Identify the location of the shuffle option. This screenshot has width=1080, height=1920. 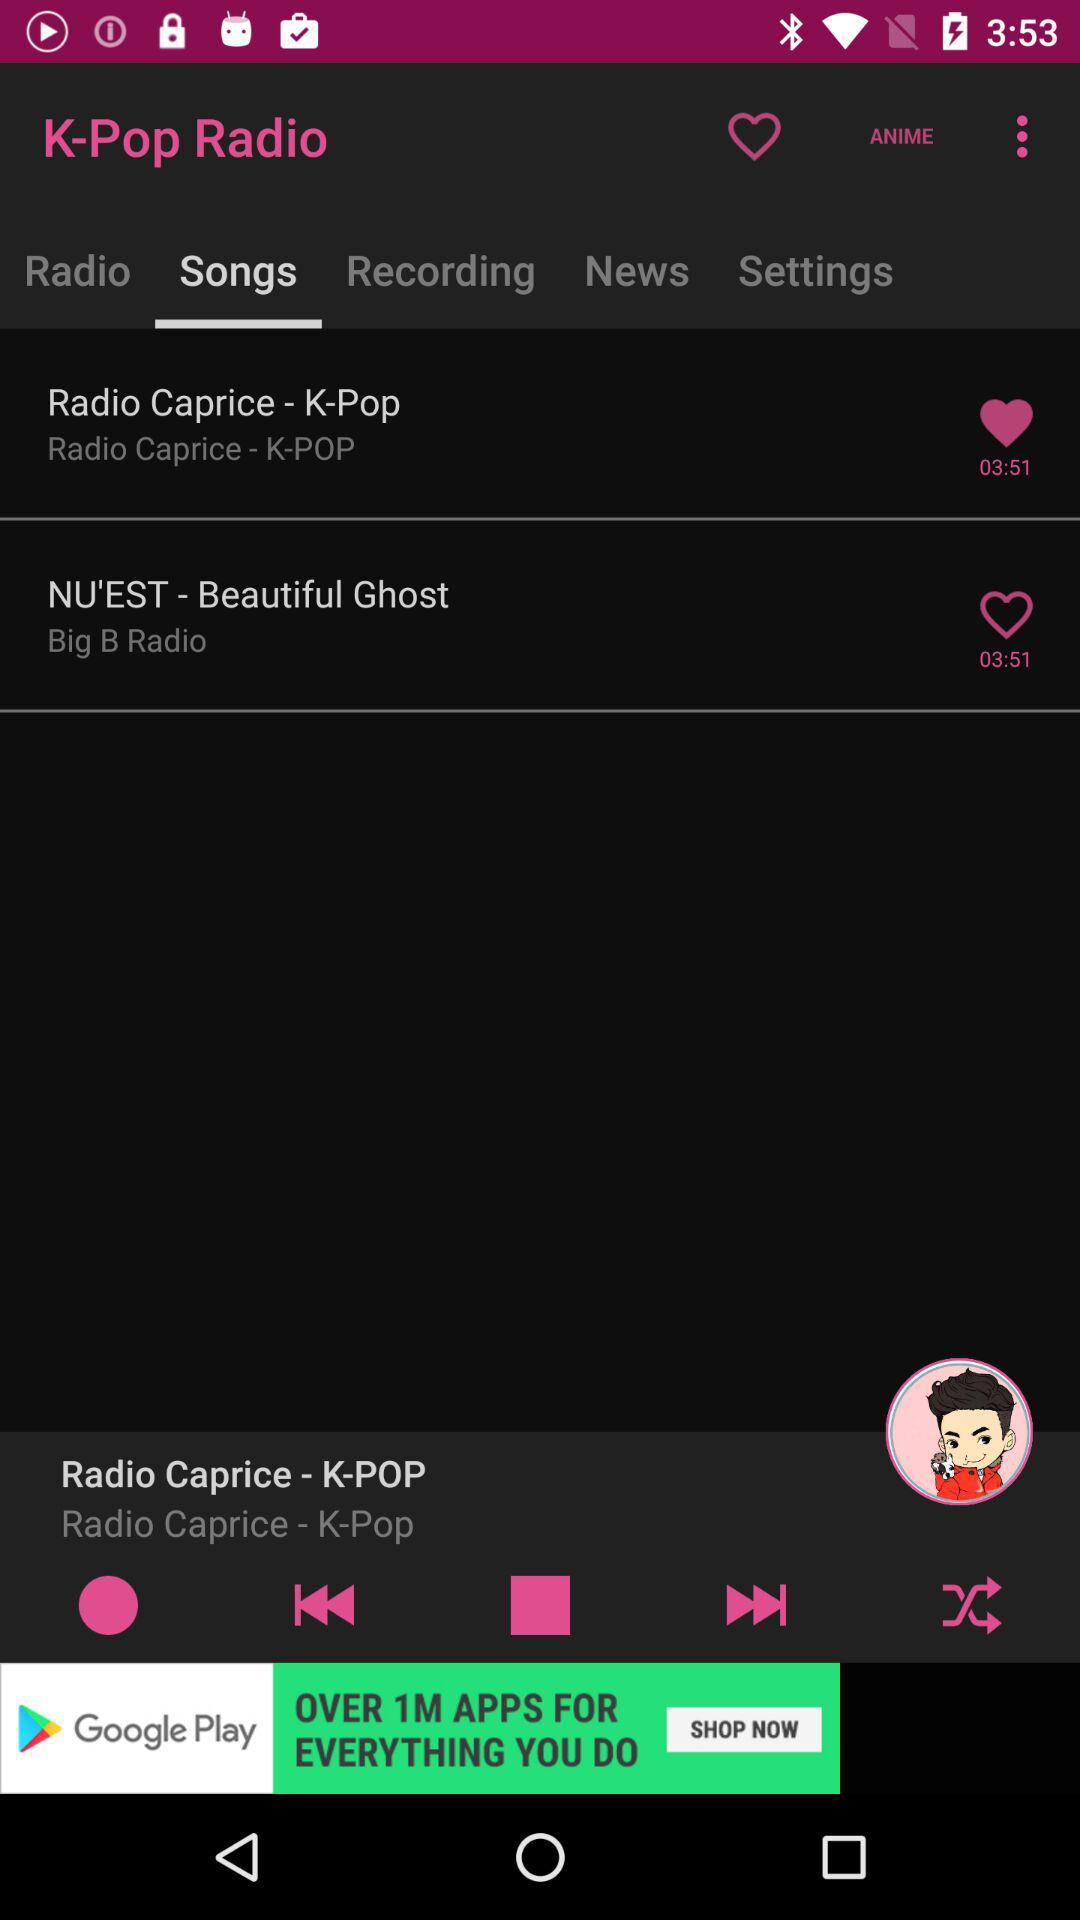
(971, 1604).